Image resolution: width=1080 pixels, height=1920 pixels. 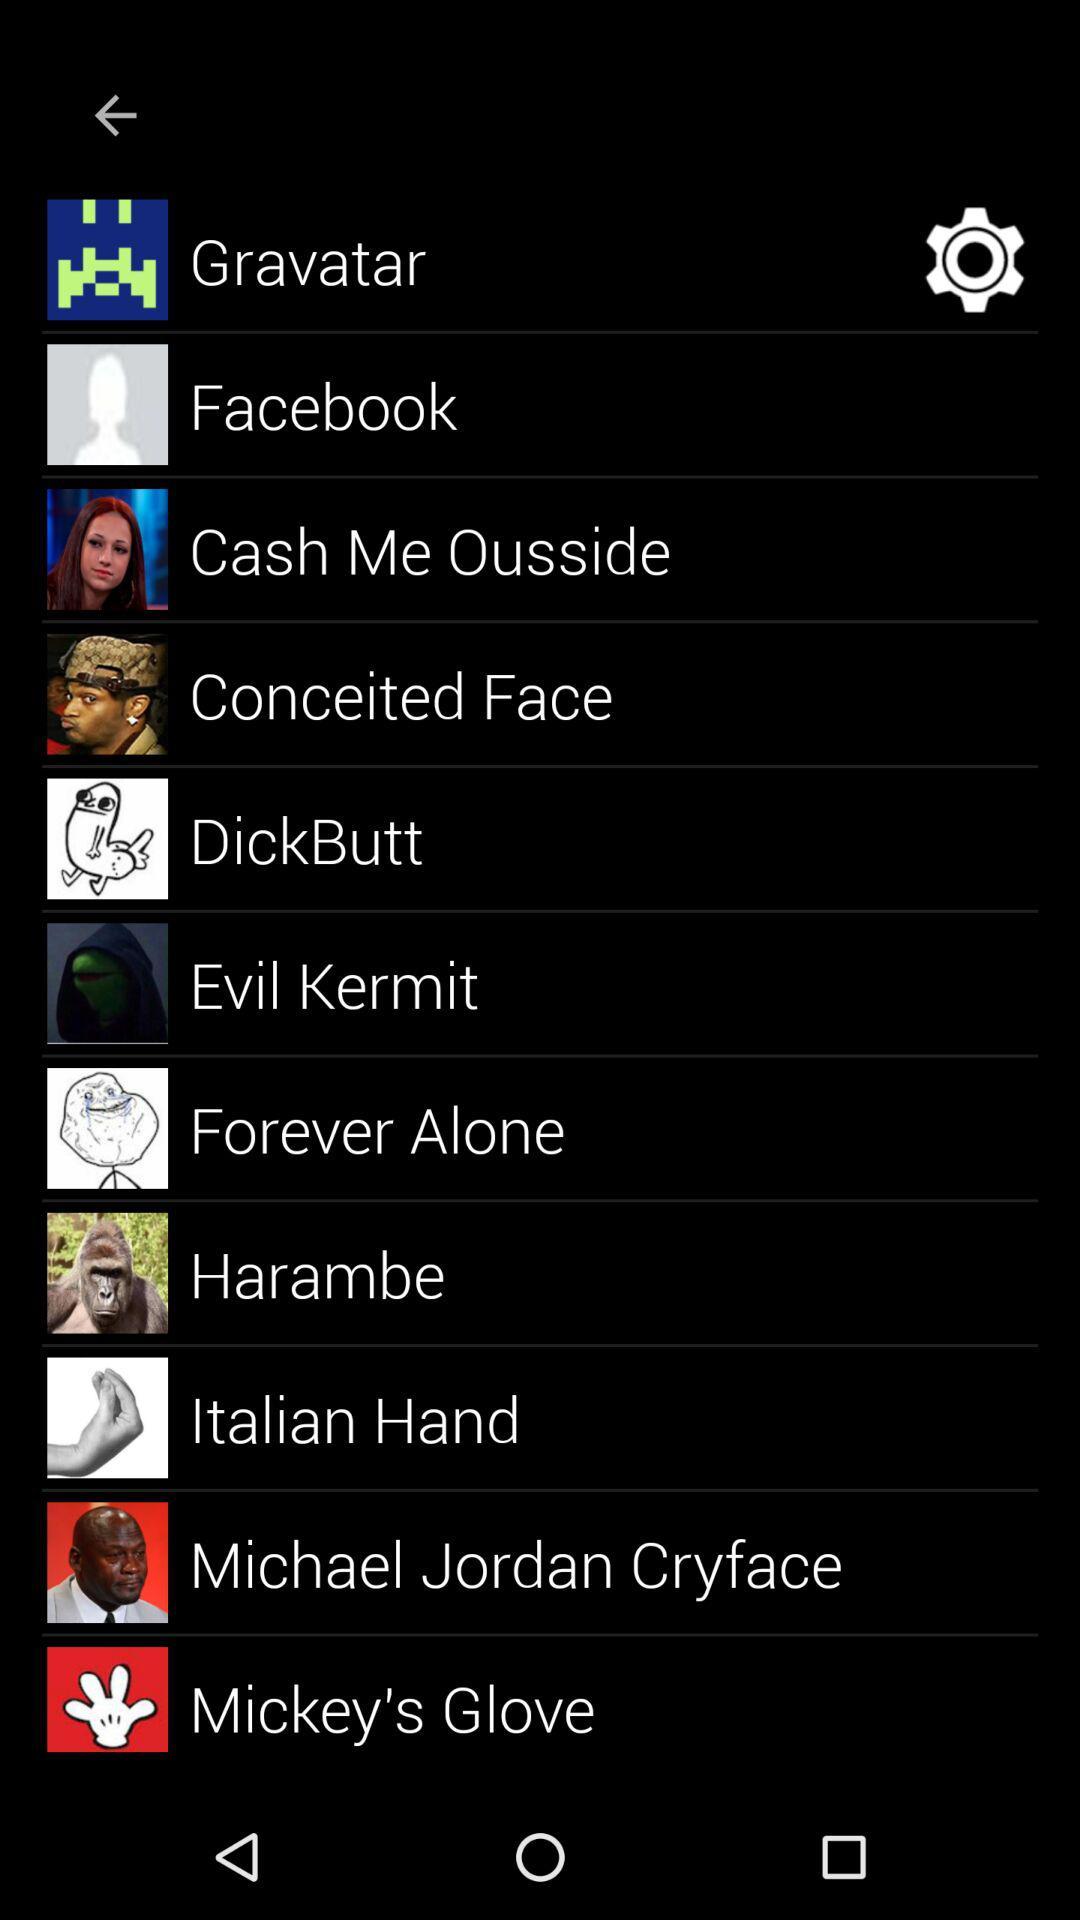 What do you see at coordinates (356, 983) in the screenshot?
I see `evil kermit icon` at bounding box center [356, 983].